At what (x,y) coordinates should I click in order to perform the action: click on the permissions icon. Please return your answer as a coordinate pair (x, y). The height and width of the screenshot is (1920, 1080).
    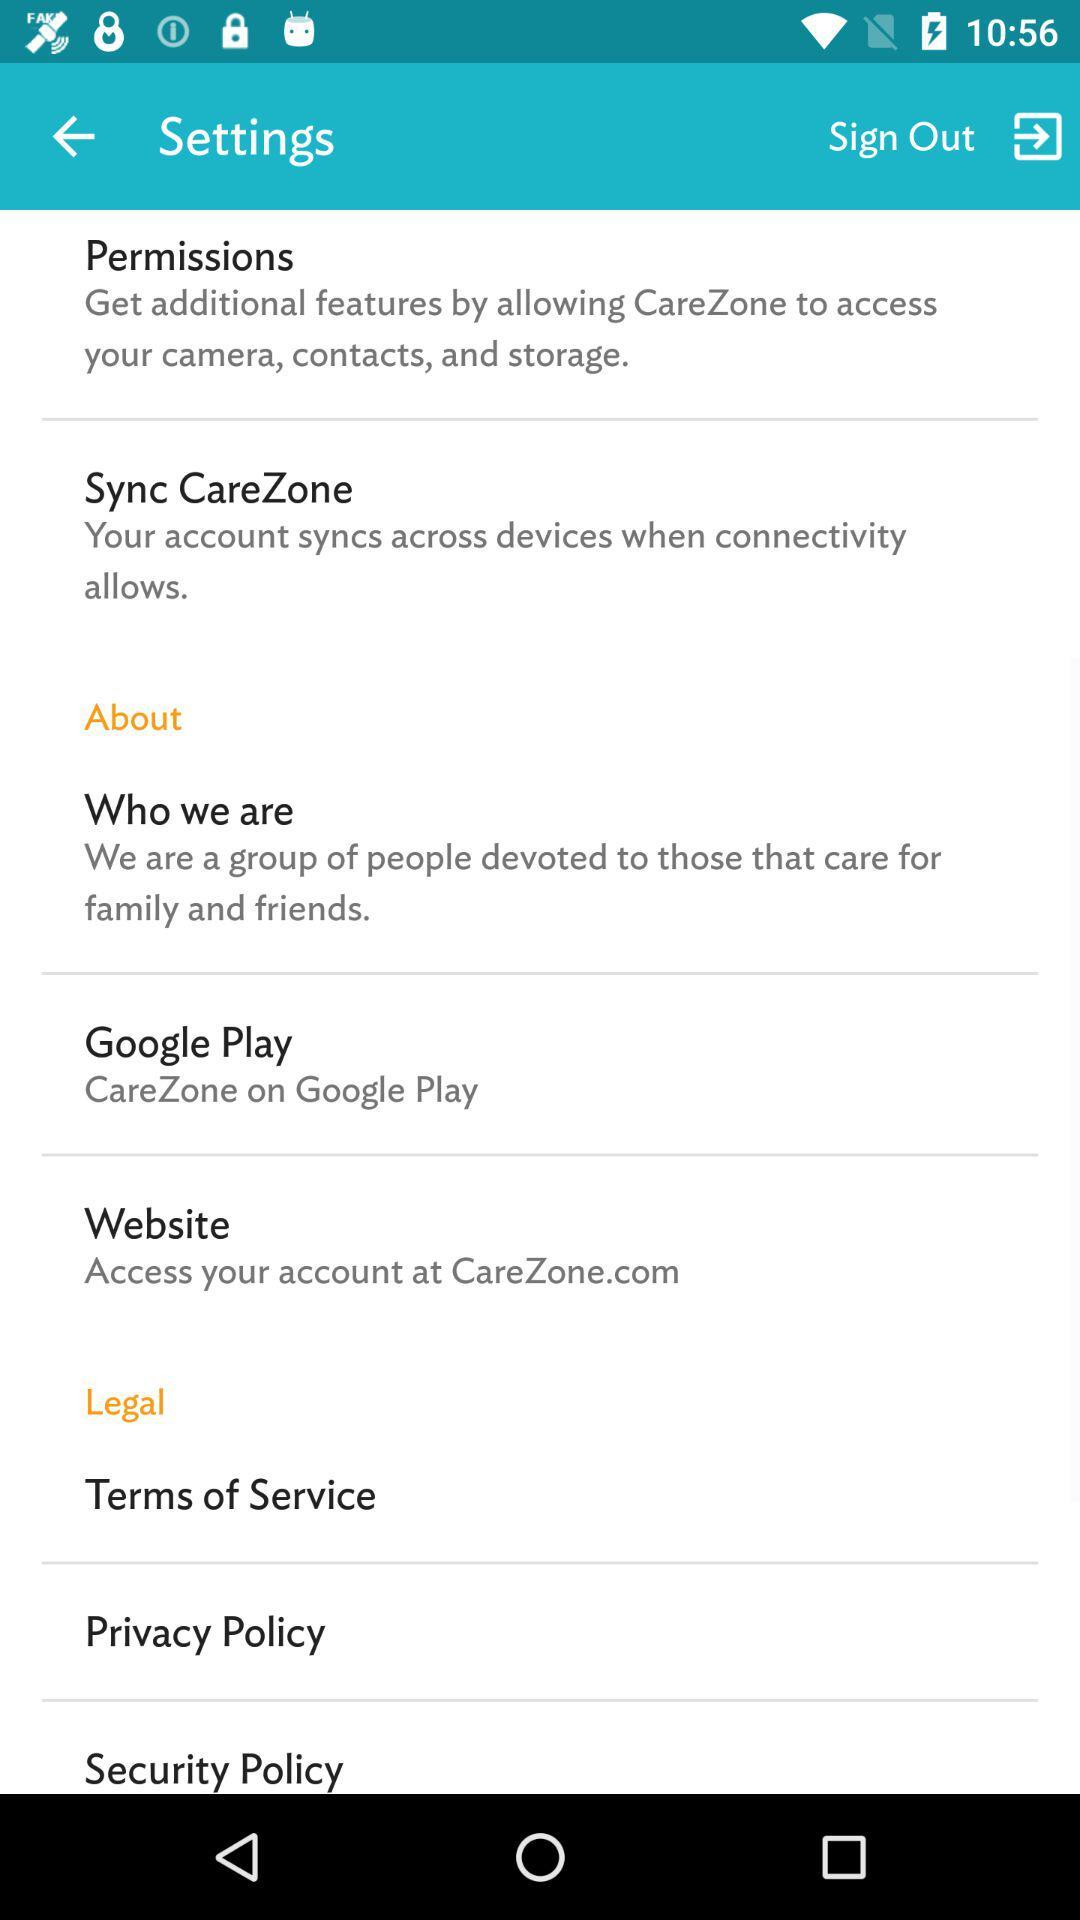
    Looking at the image, I should click on (189, 254).